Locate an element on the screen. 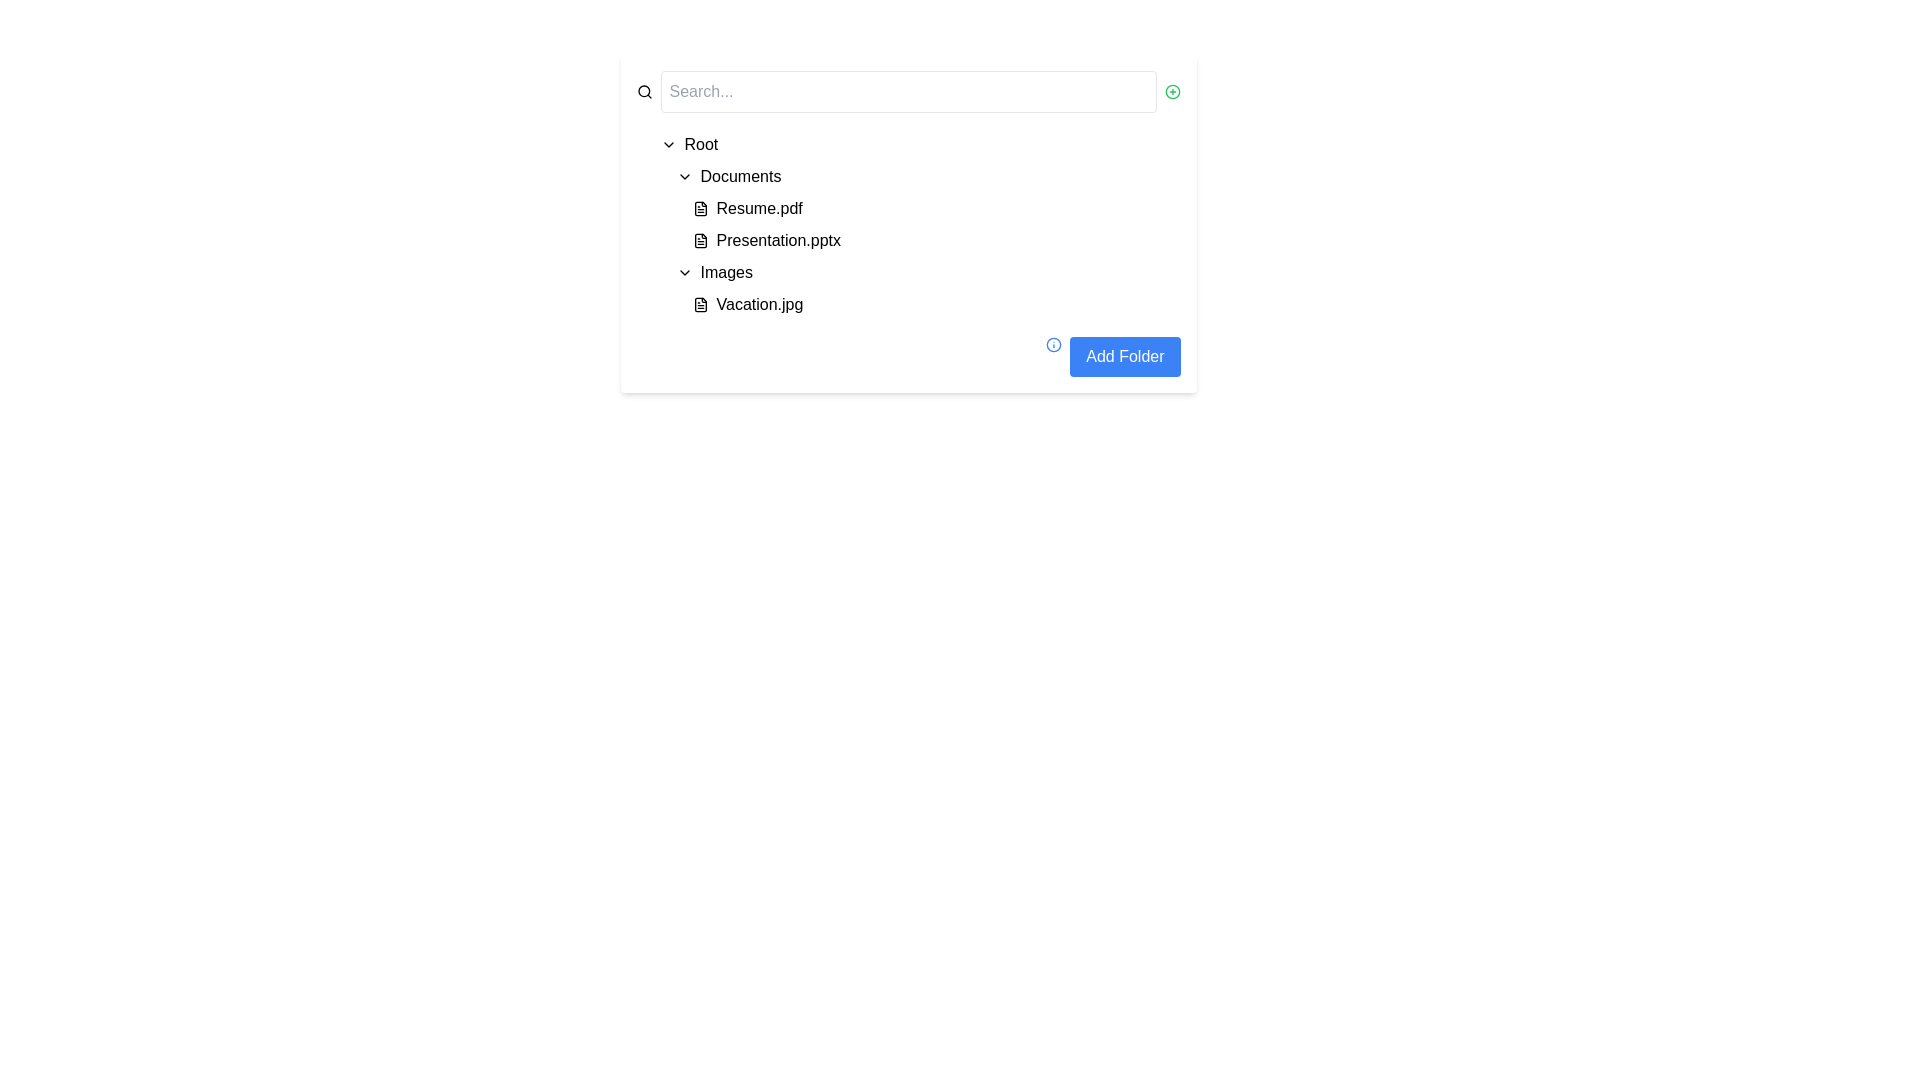 Image resolution: width=1920 pixels, height=1080 pixels. the 'Root' text label, which serves as the title for the top level of the displayed file structure, to expand or collapse its contents is located at coordinates (701, 144).